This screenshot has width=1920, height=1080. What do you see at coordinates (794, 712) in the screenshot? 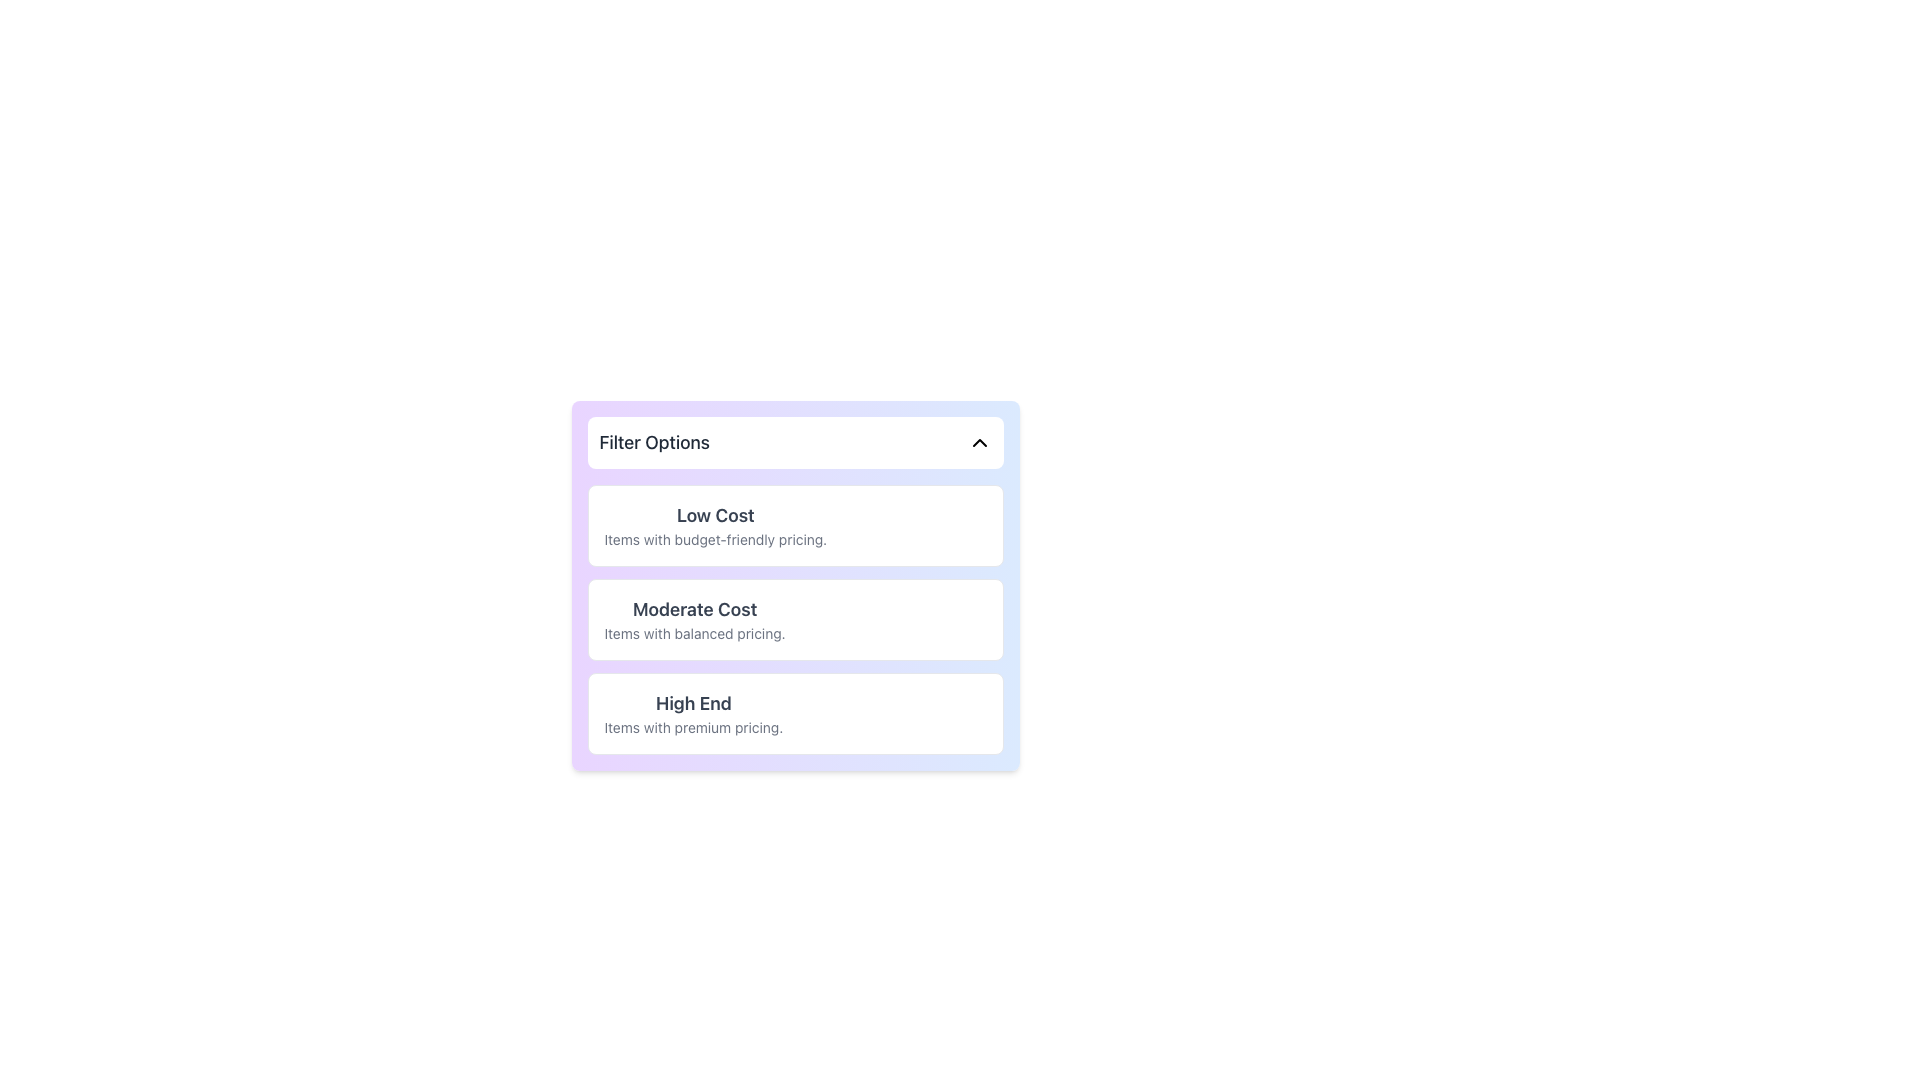
I see `the third selectable filter option labeled 'High End' in the 'Filter Options' section of the vertical list` at bounding box center [794, 712].